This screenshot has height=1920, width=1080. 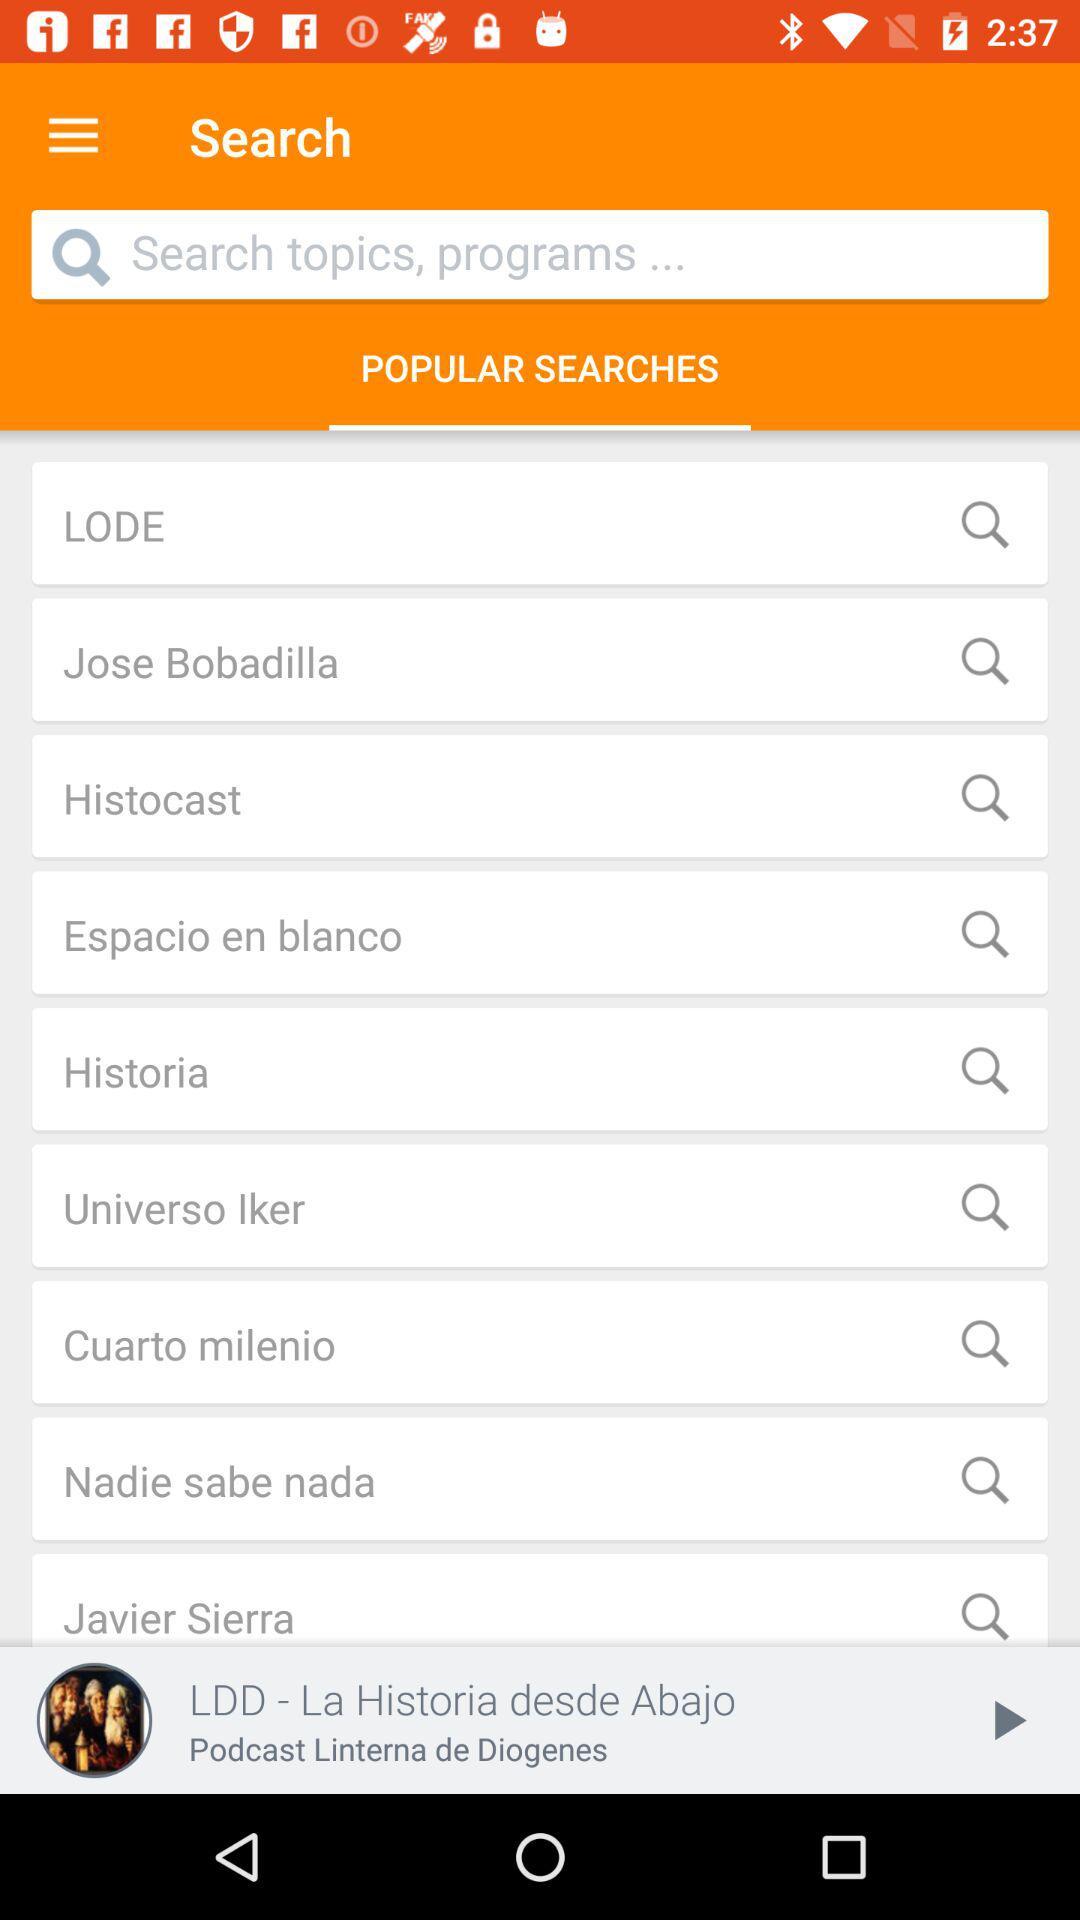 What do you see at coordinates (540, 933) in the screenshot?
I see `the icon below histocast item` at bounding box center [540, 933].